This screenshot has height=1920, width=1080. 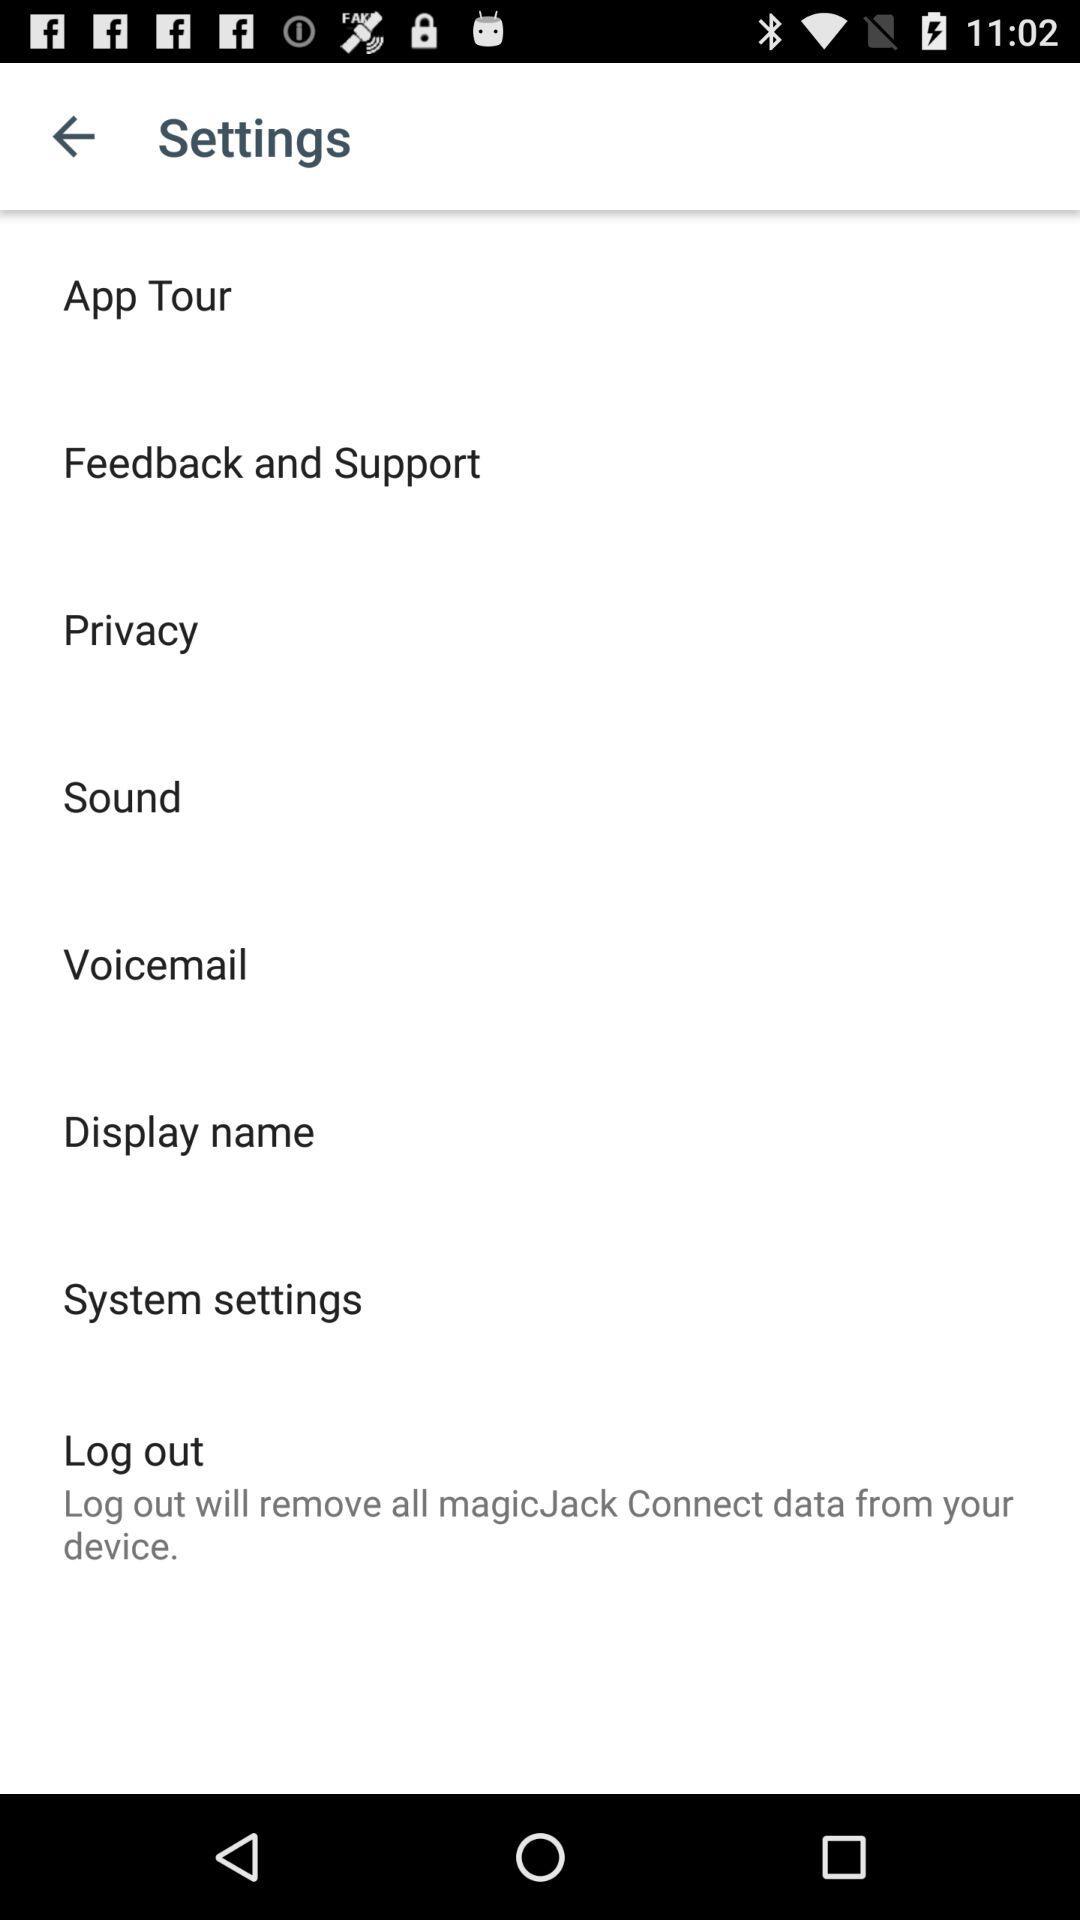 What do you see at coordinates (146, 292) in the screenshot?
I see `item above the feedback and support item` at bounding box center [146, 292].